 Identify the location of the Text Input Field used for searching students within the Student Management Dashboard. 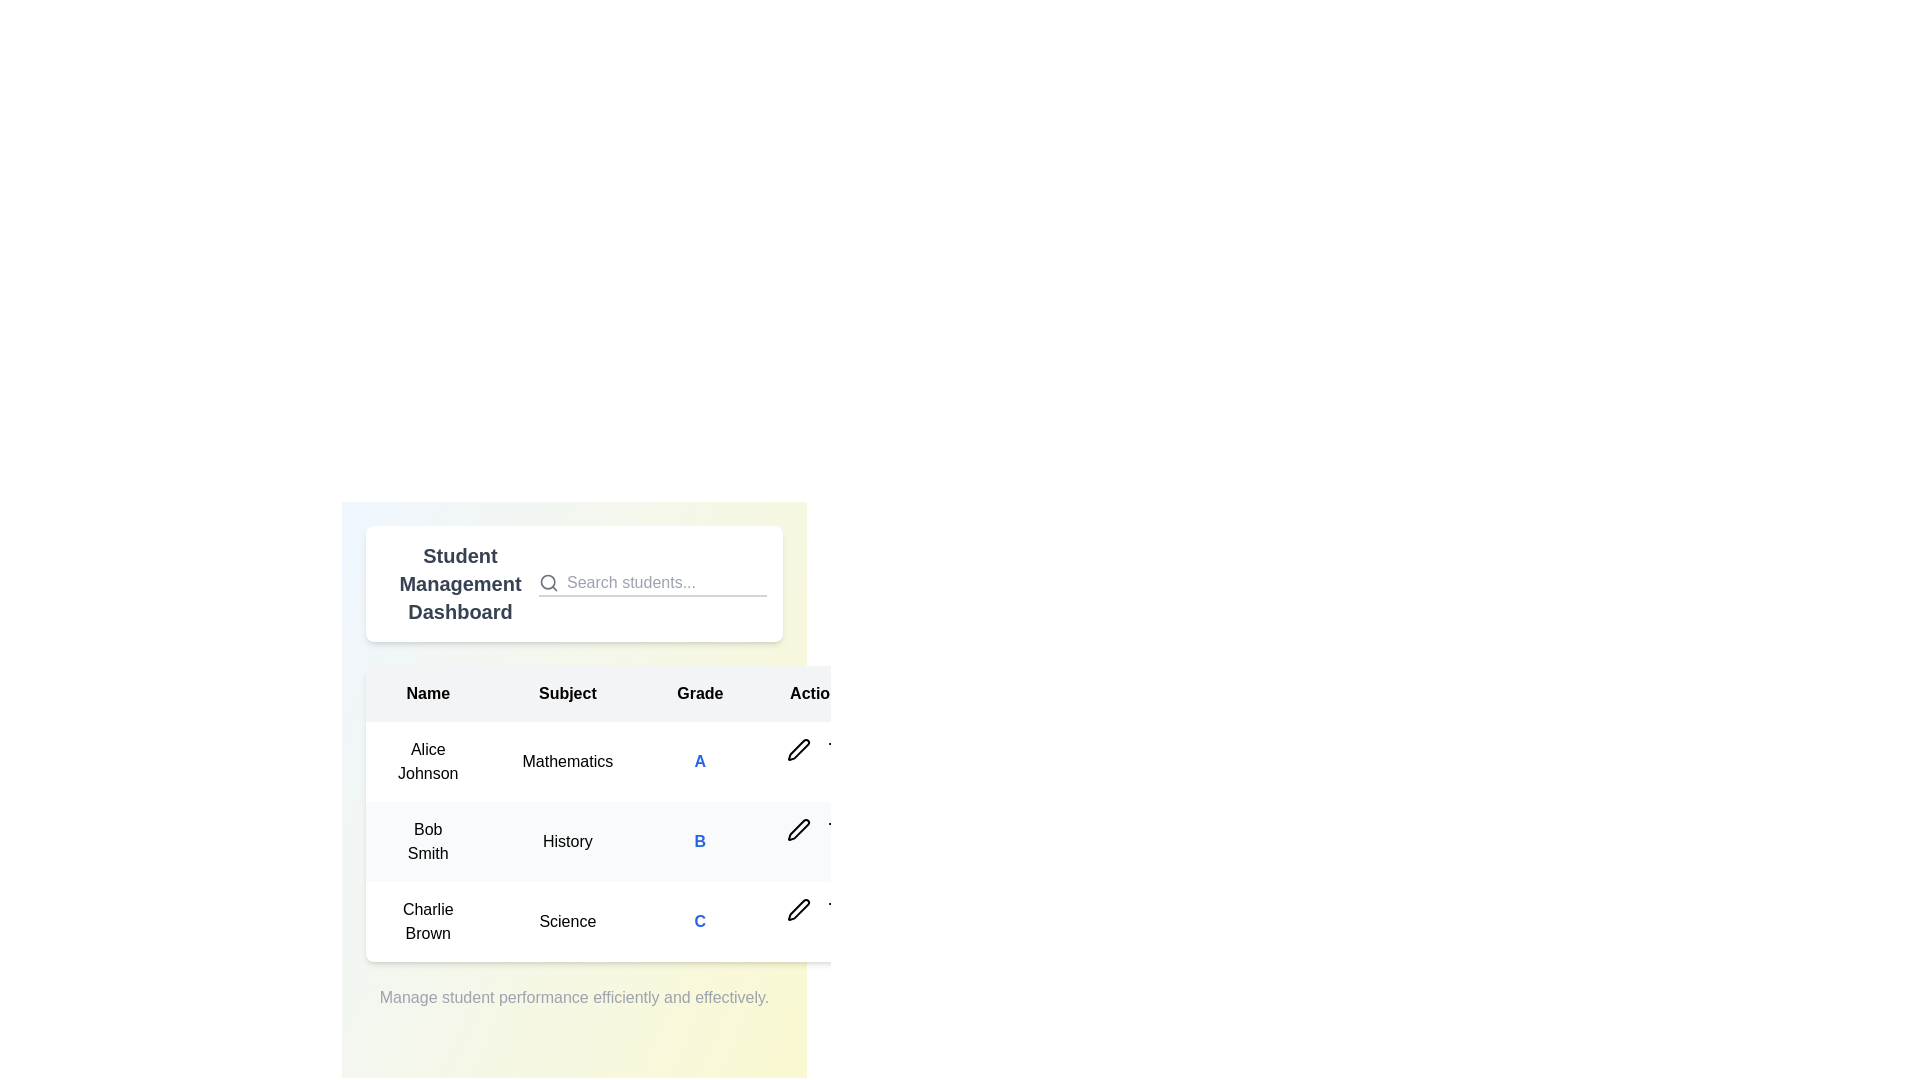
(667, 582).